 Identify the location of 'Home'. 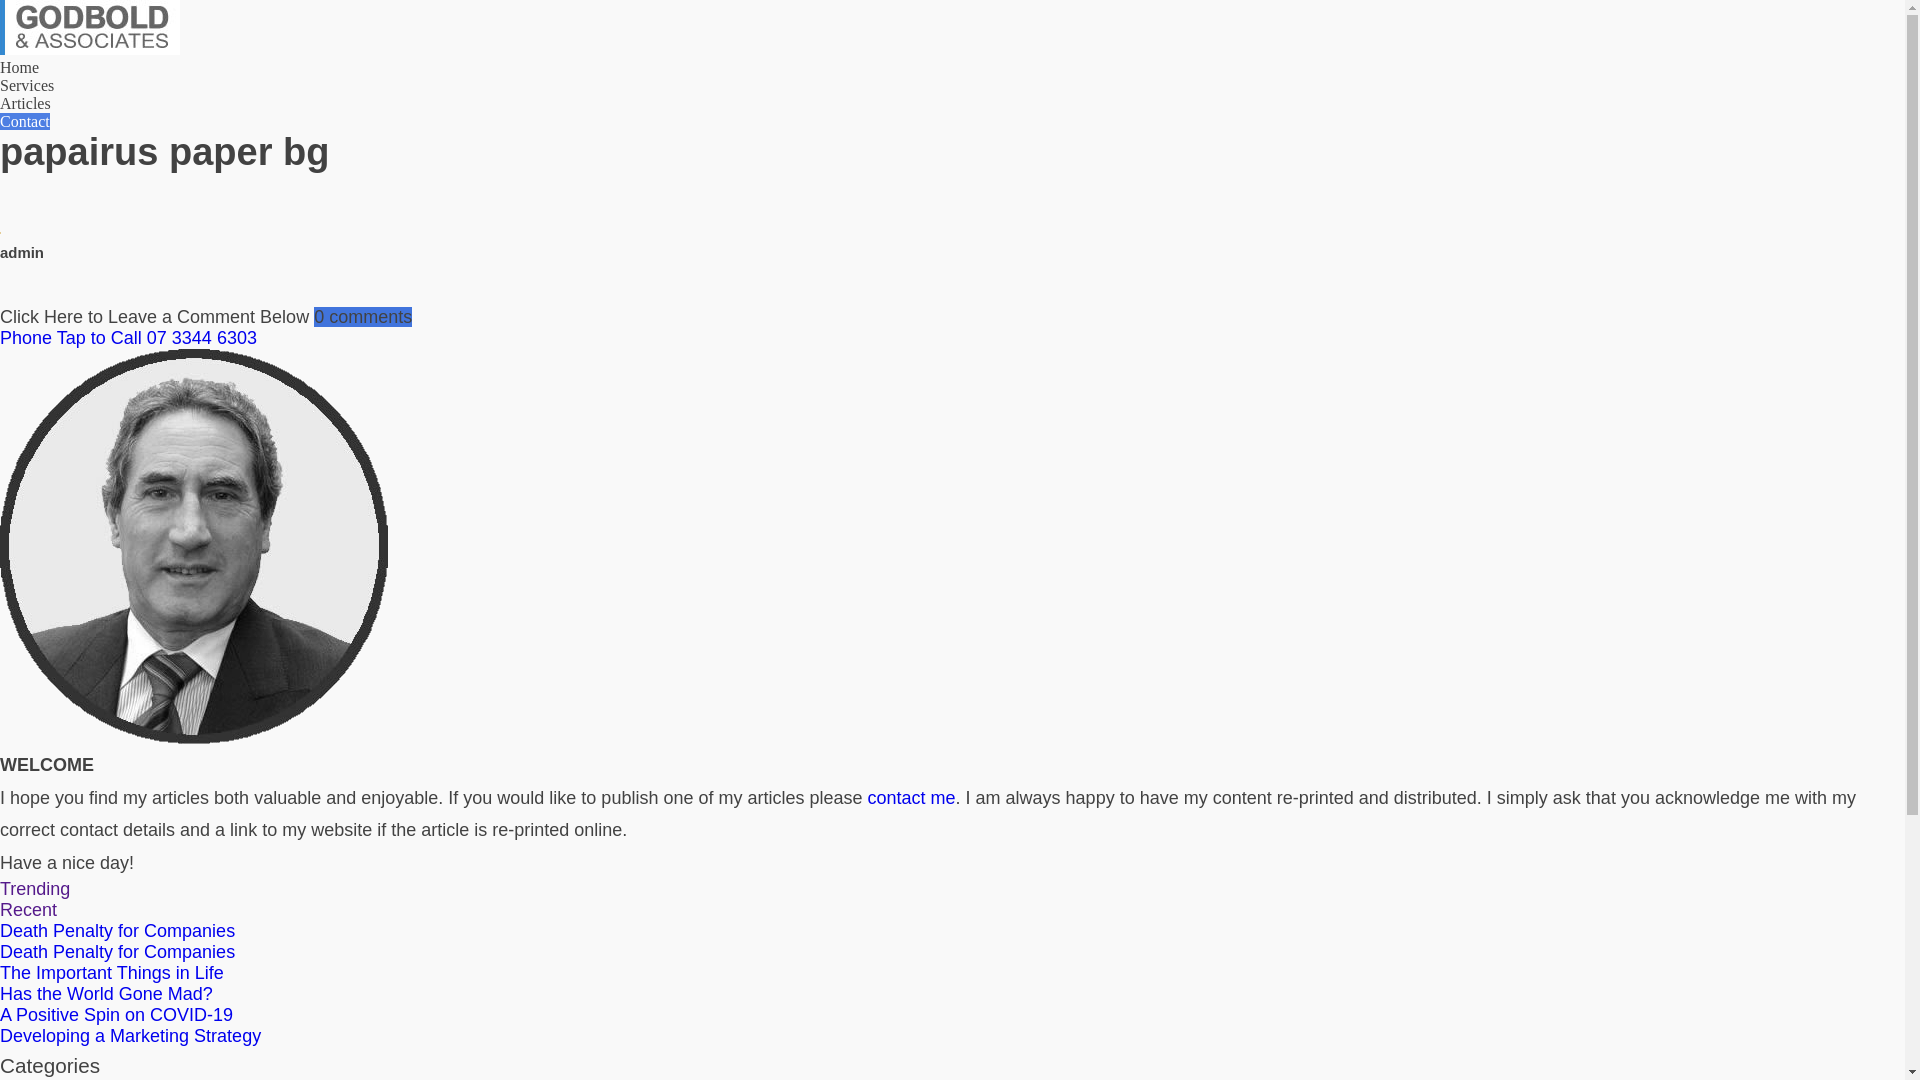
(19, 66).